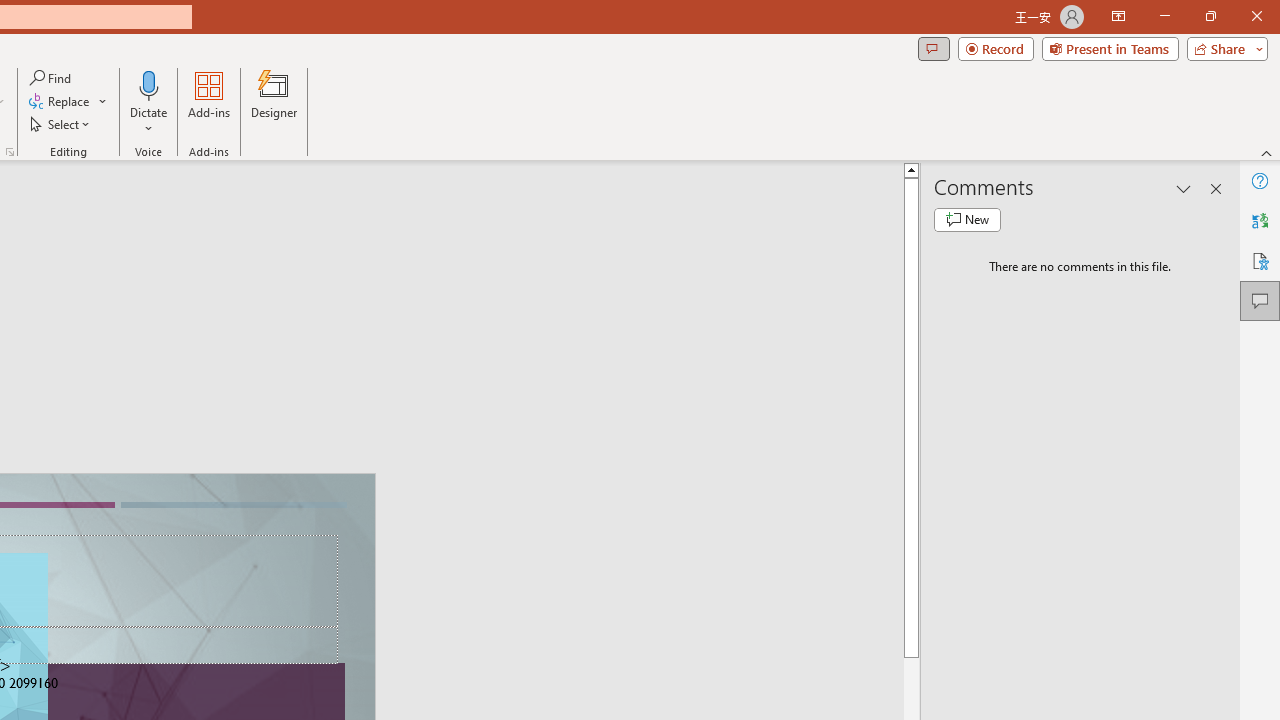  What do you see at coordinates (51, 77) in the screenshot?
I see `'Find...'` at bounding box center [51, 77].